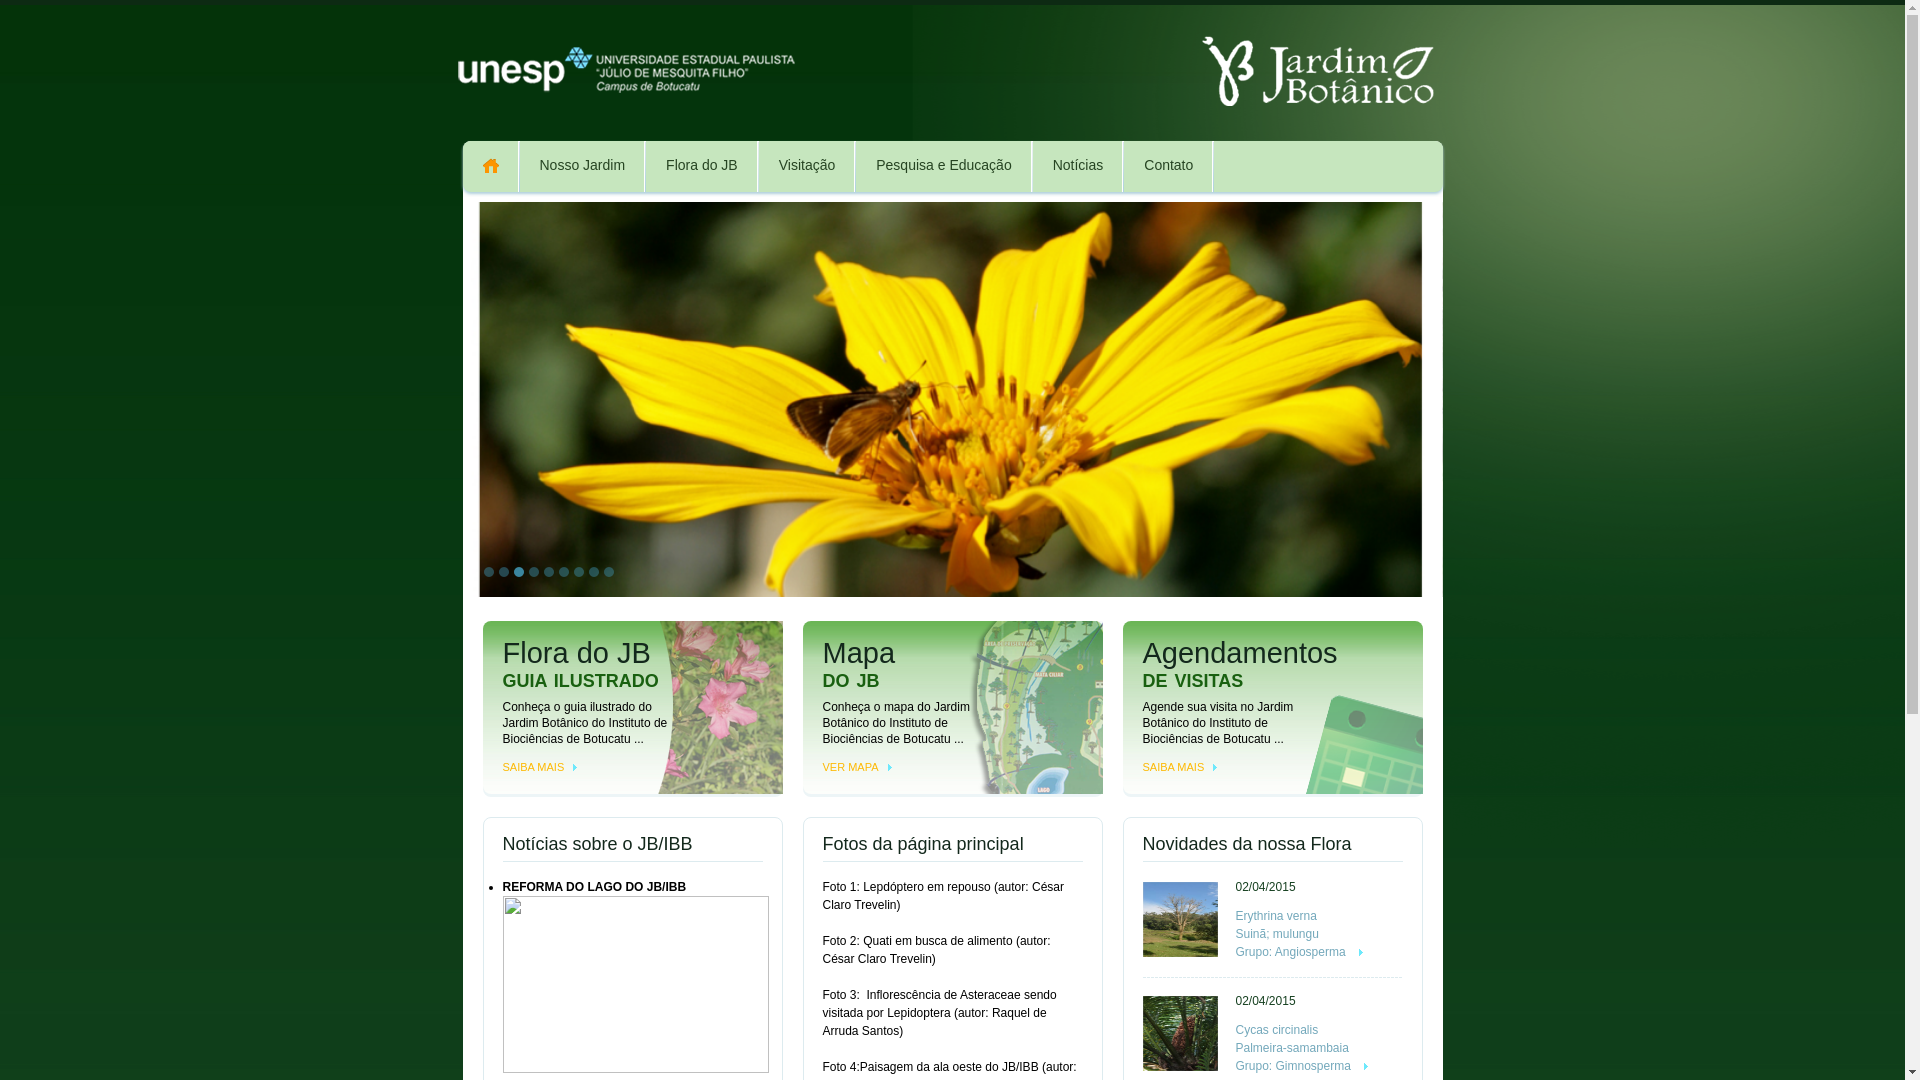 This screenshot has width=1920, height=1080. I want to click on '8', so click(592, 571).